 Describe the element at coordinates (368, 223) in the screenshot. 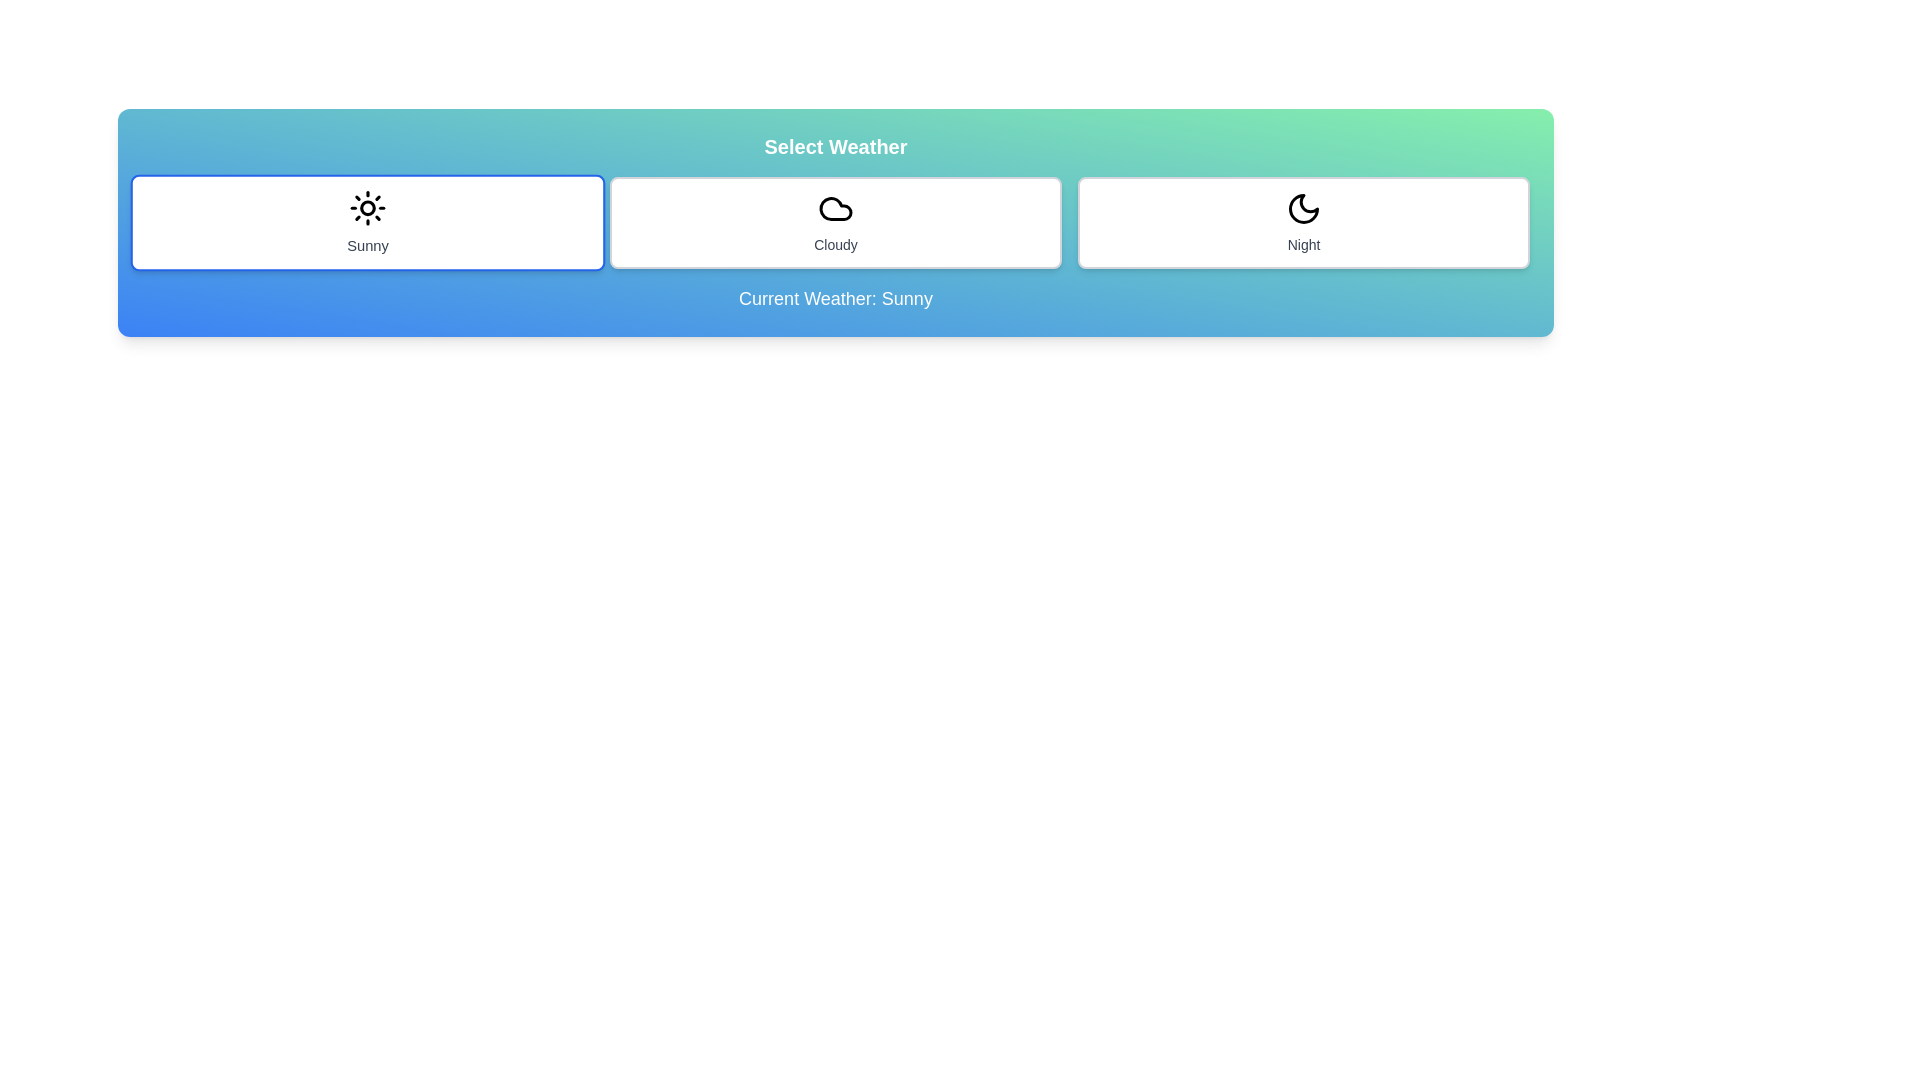

I see `the weather option Sunny to view the corresponding weather status` at that location.